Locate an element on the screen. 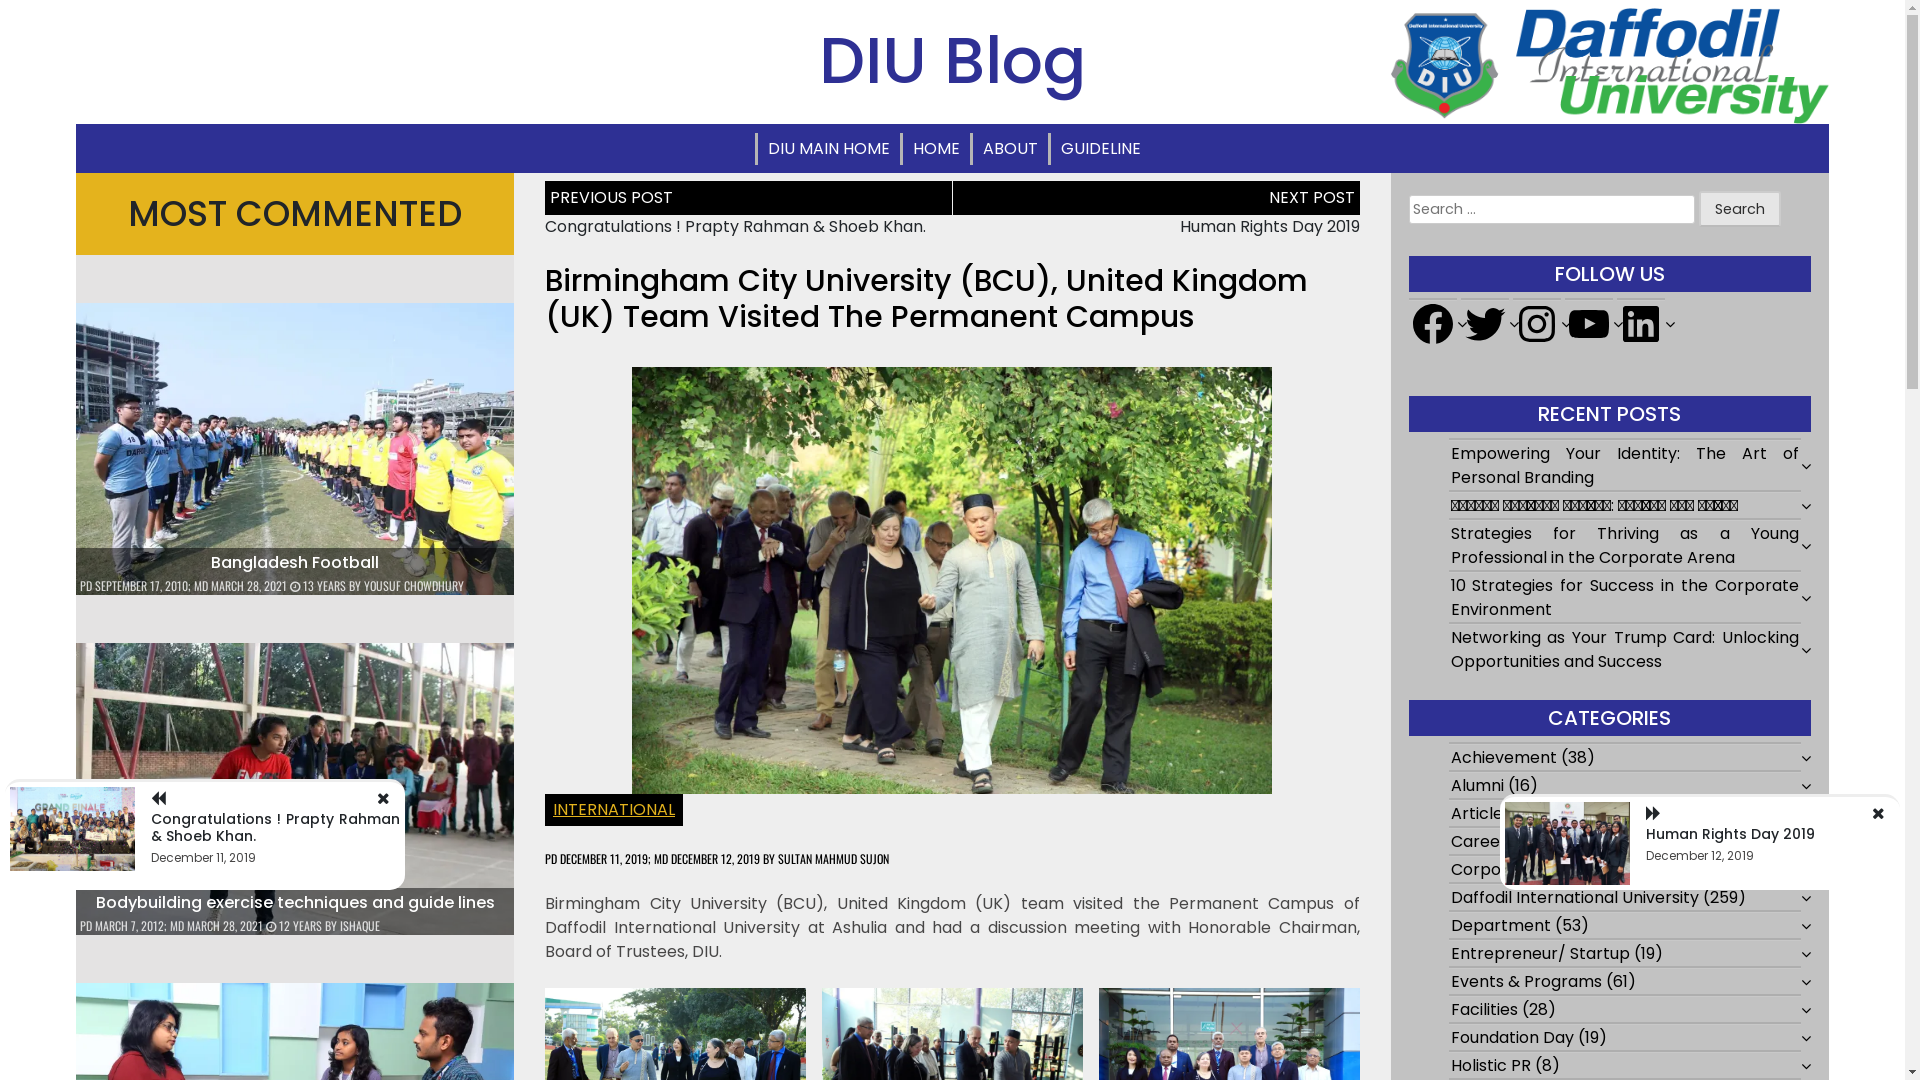 This screenshot has height=1080, width=1920. 'SULTAN MAHMUD SUJON' is located at coordinates (776, 857).